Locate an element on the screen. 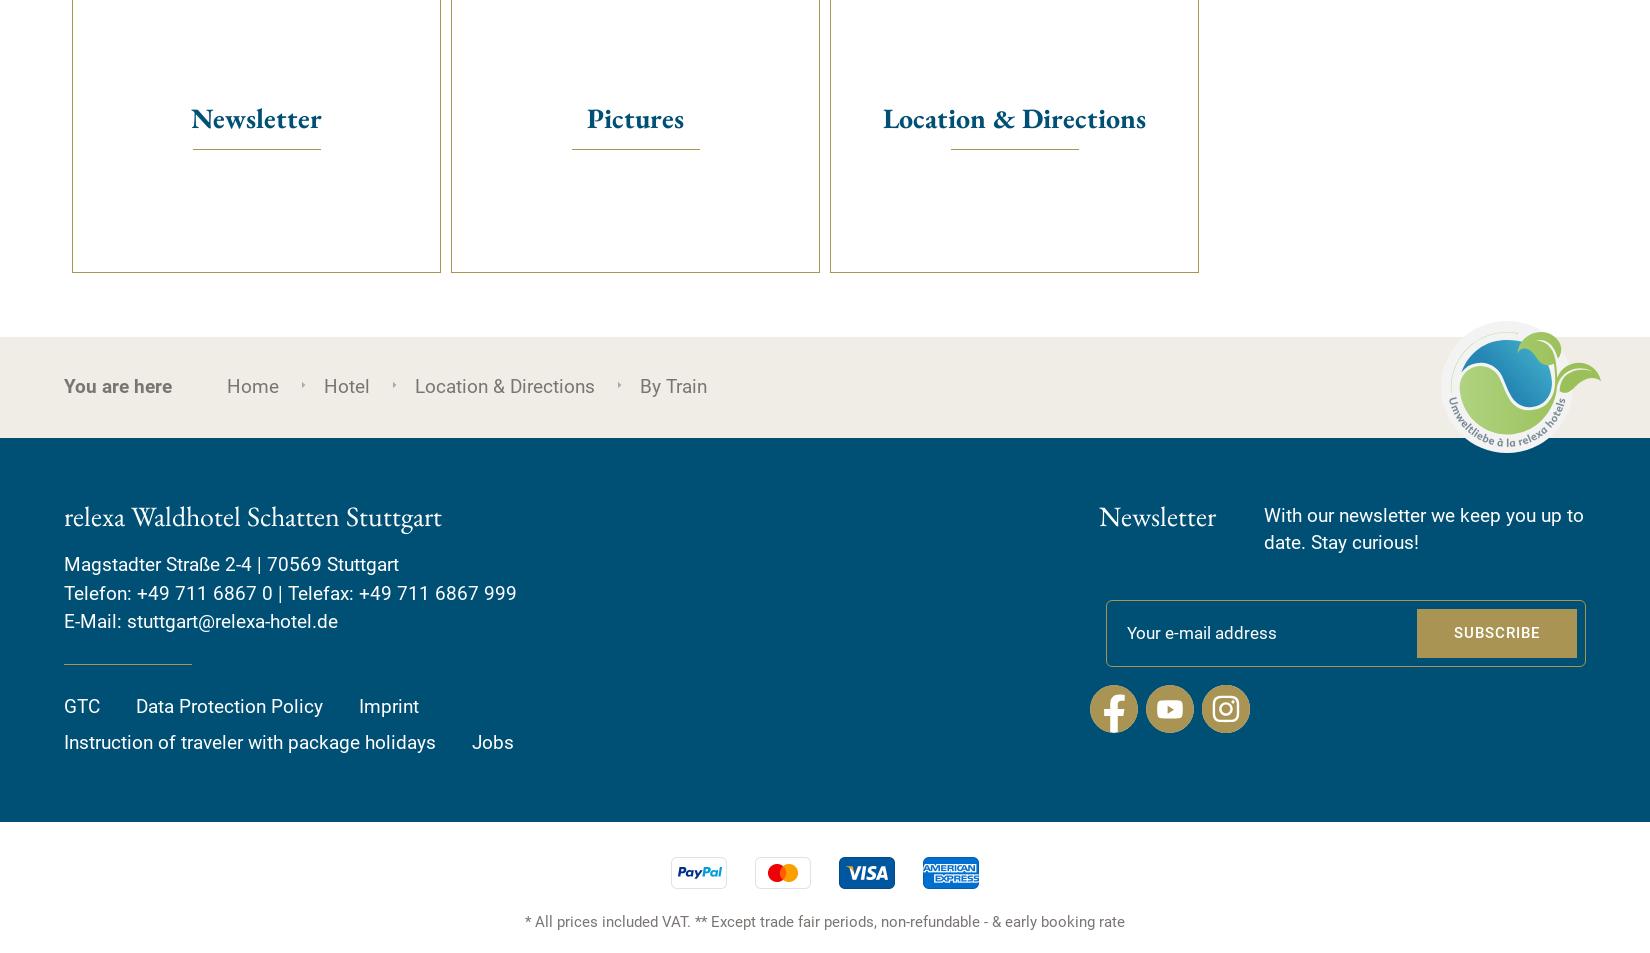 The height and width of the screenshot is (953, 1650). 'Jobs' is located at coordinates (492, 742).